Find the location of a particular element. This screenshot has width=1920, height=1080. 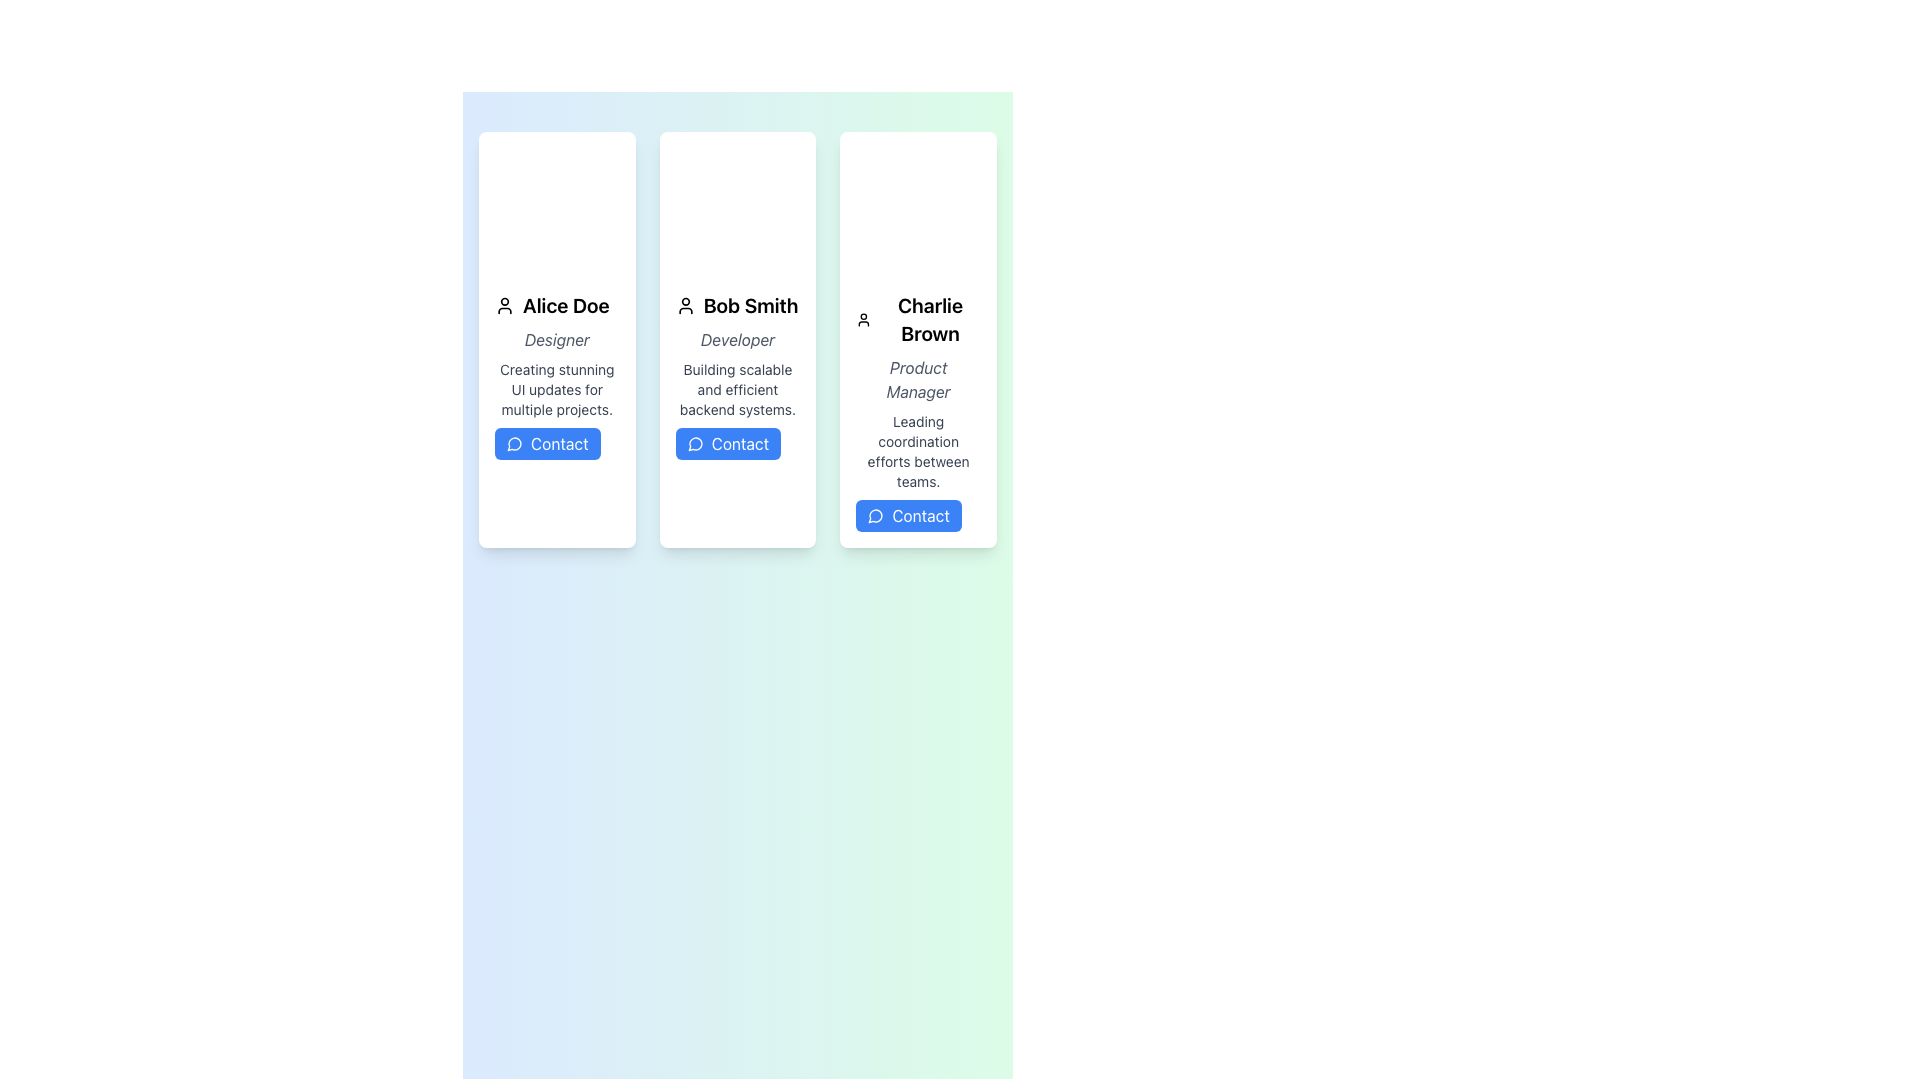

the user profile icon that resembles a simple outline of a bust and circular head, positioned in the top-left corner of the section displaying 'Alice Doe' is located at coordinates (504, 305).